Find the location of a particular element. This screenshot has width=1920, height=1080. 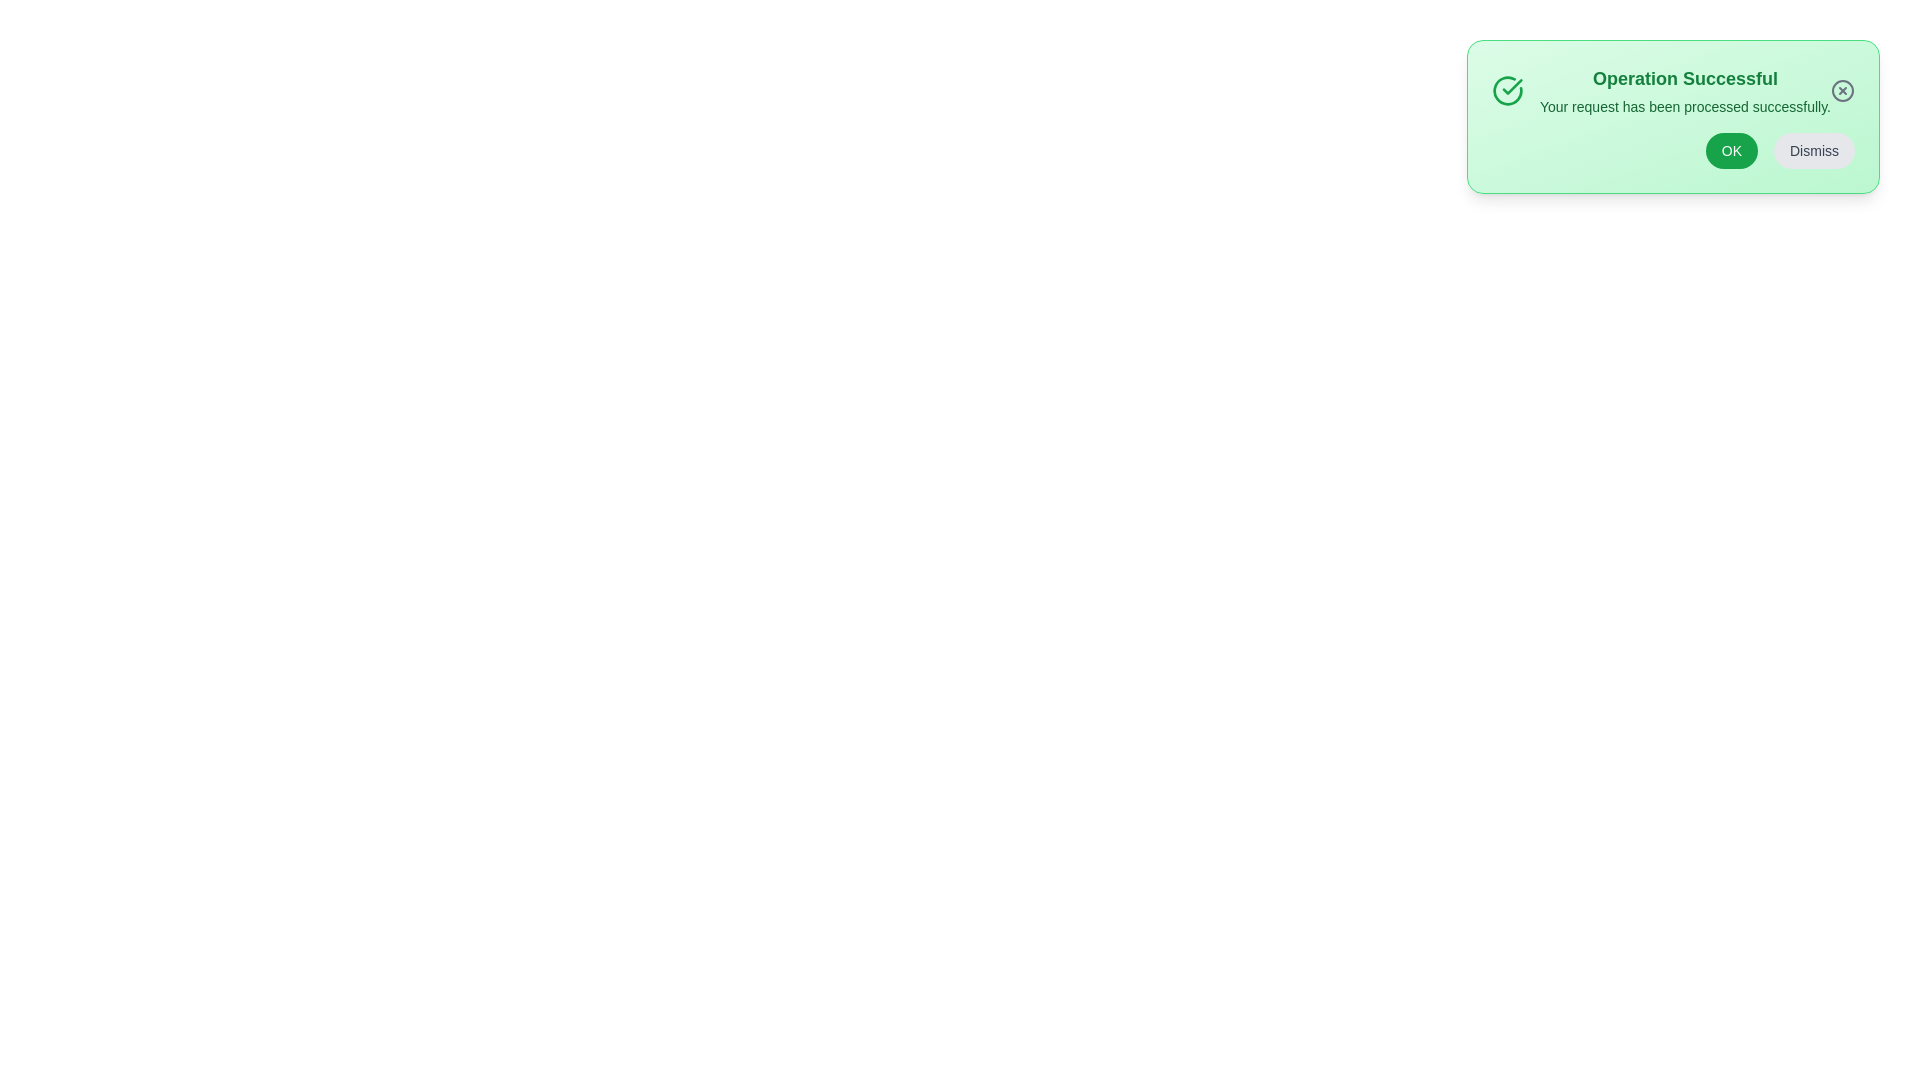

the 'Dismiss' button to hide the alert is located at coordinates (1814, 149).